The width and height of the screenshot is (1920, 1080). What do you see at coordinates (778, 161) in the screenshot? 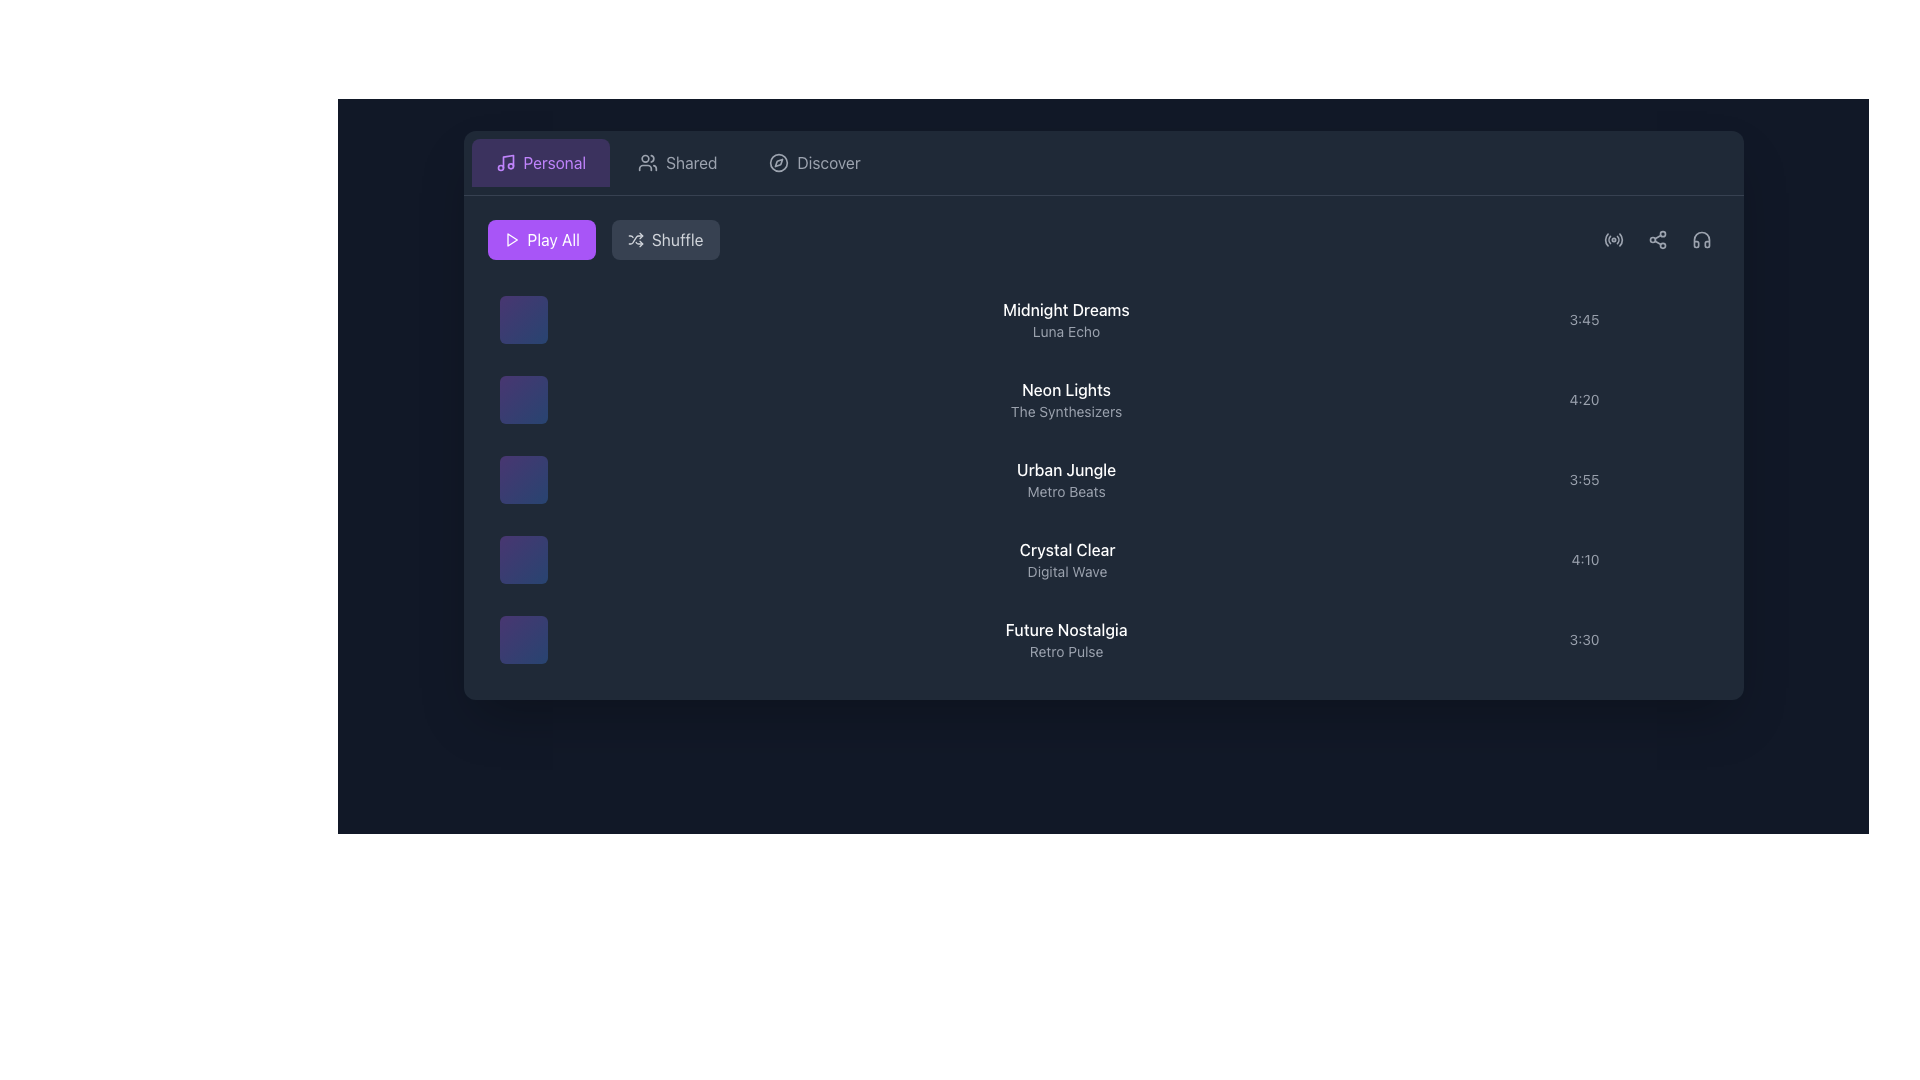
I see `the circular compass icon located in the navigation bar under the 'Discover' tab, positioned to the left of the 'Discover' text label` at bounding box center [778, 161].